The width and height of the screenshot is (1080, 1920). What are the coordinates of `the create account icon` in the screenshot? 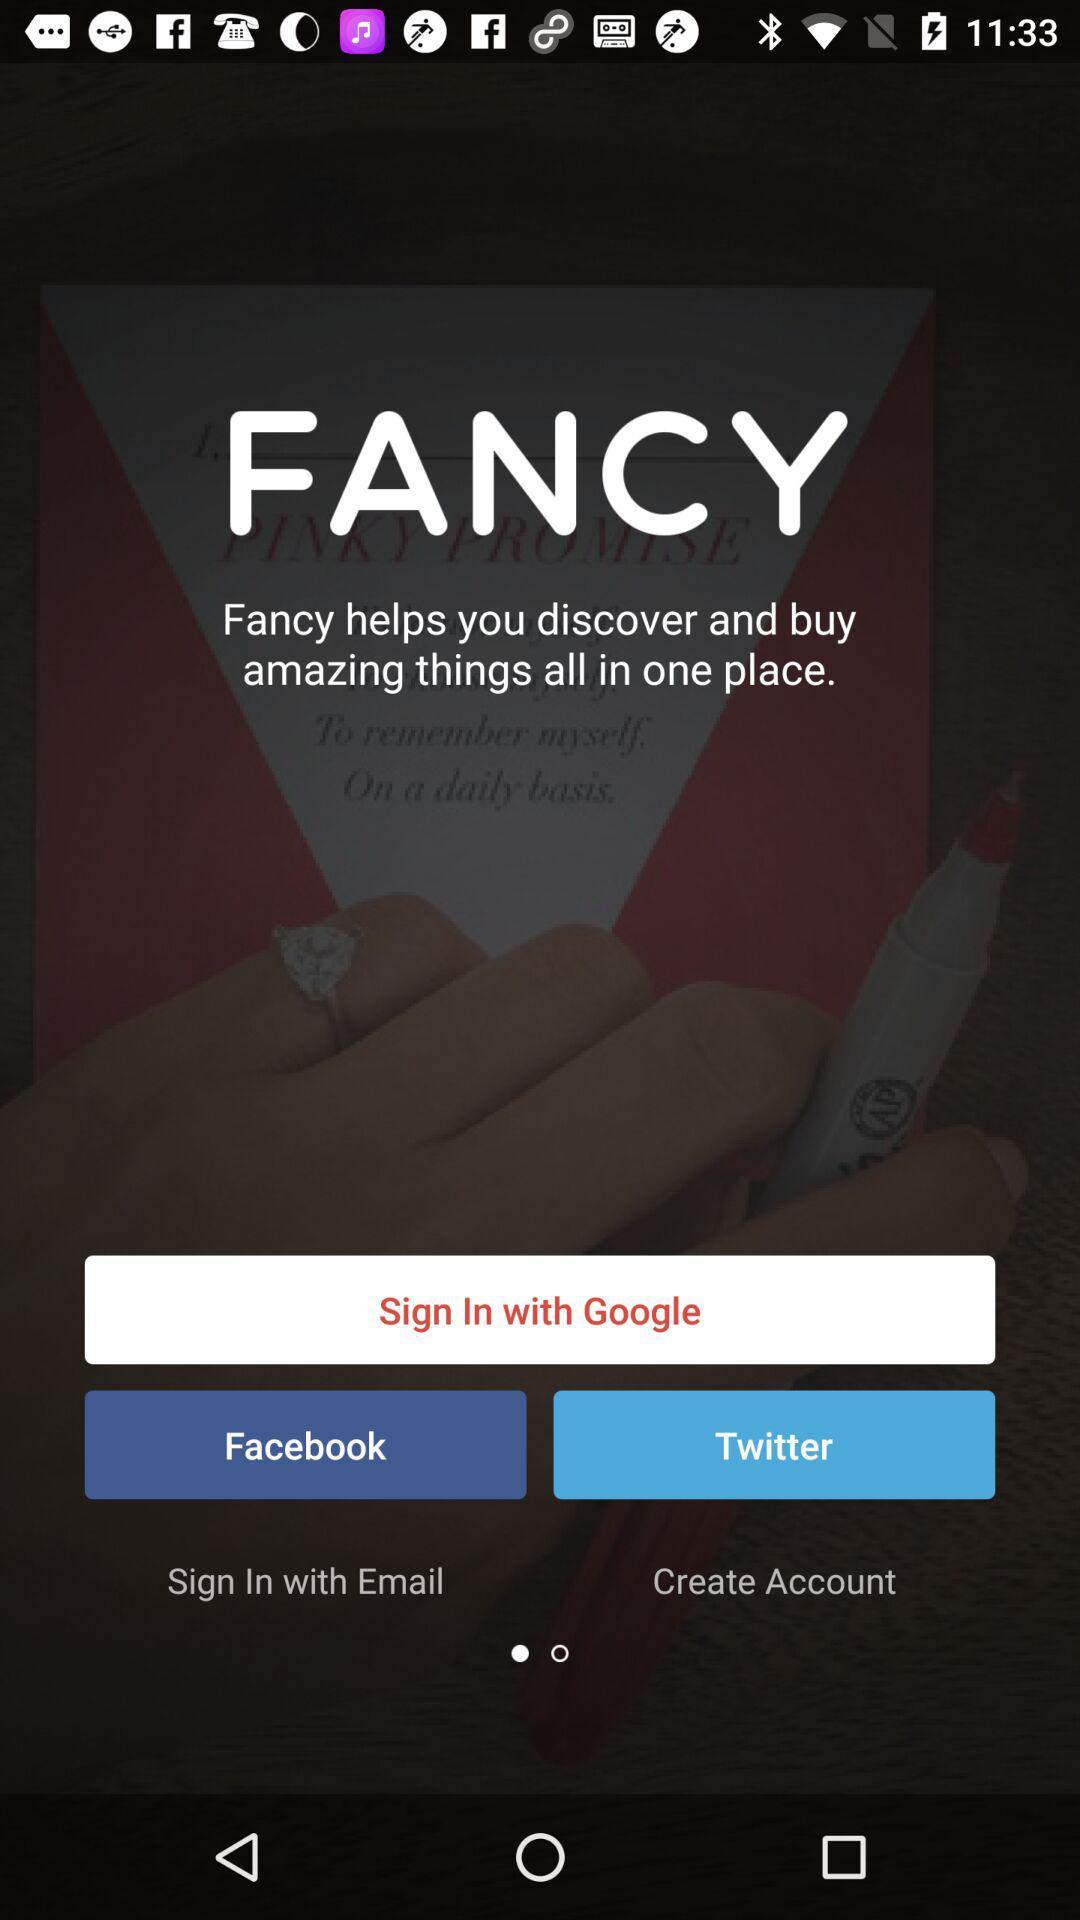 It's located at (773, 1578).